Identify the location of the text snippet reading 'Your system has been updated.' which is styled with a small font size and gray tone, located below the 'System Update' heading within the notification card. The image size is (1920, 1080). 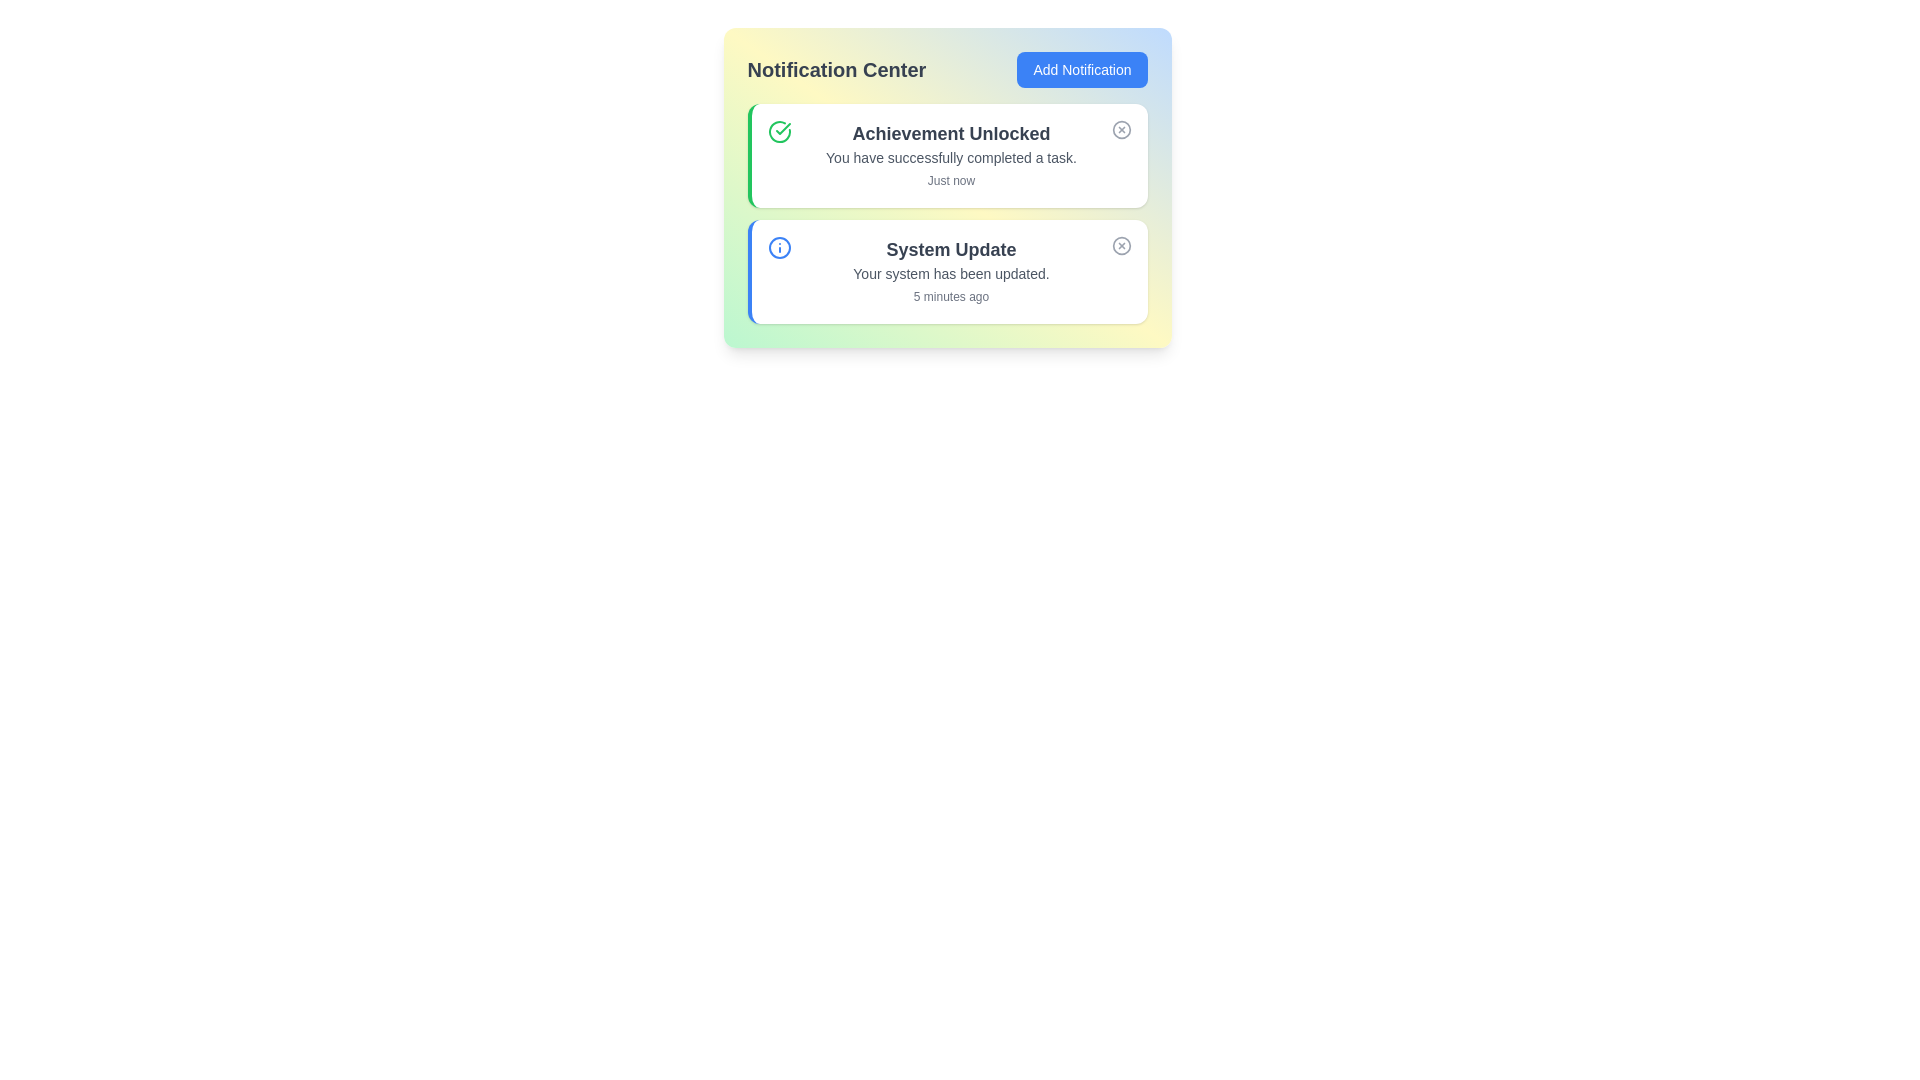
(950, 273).